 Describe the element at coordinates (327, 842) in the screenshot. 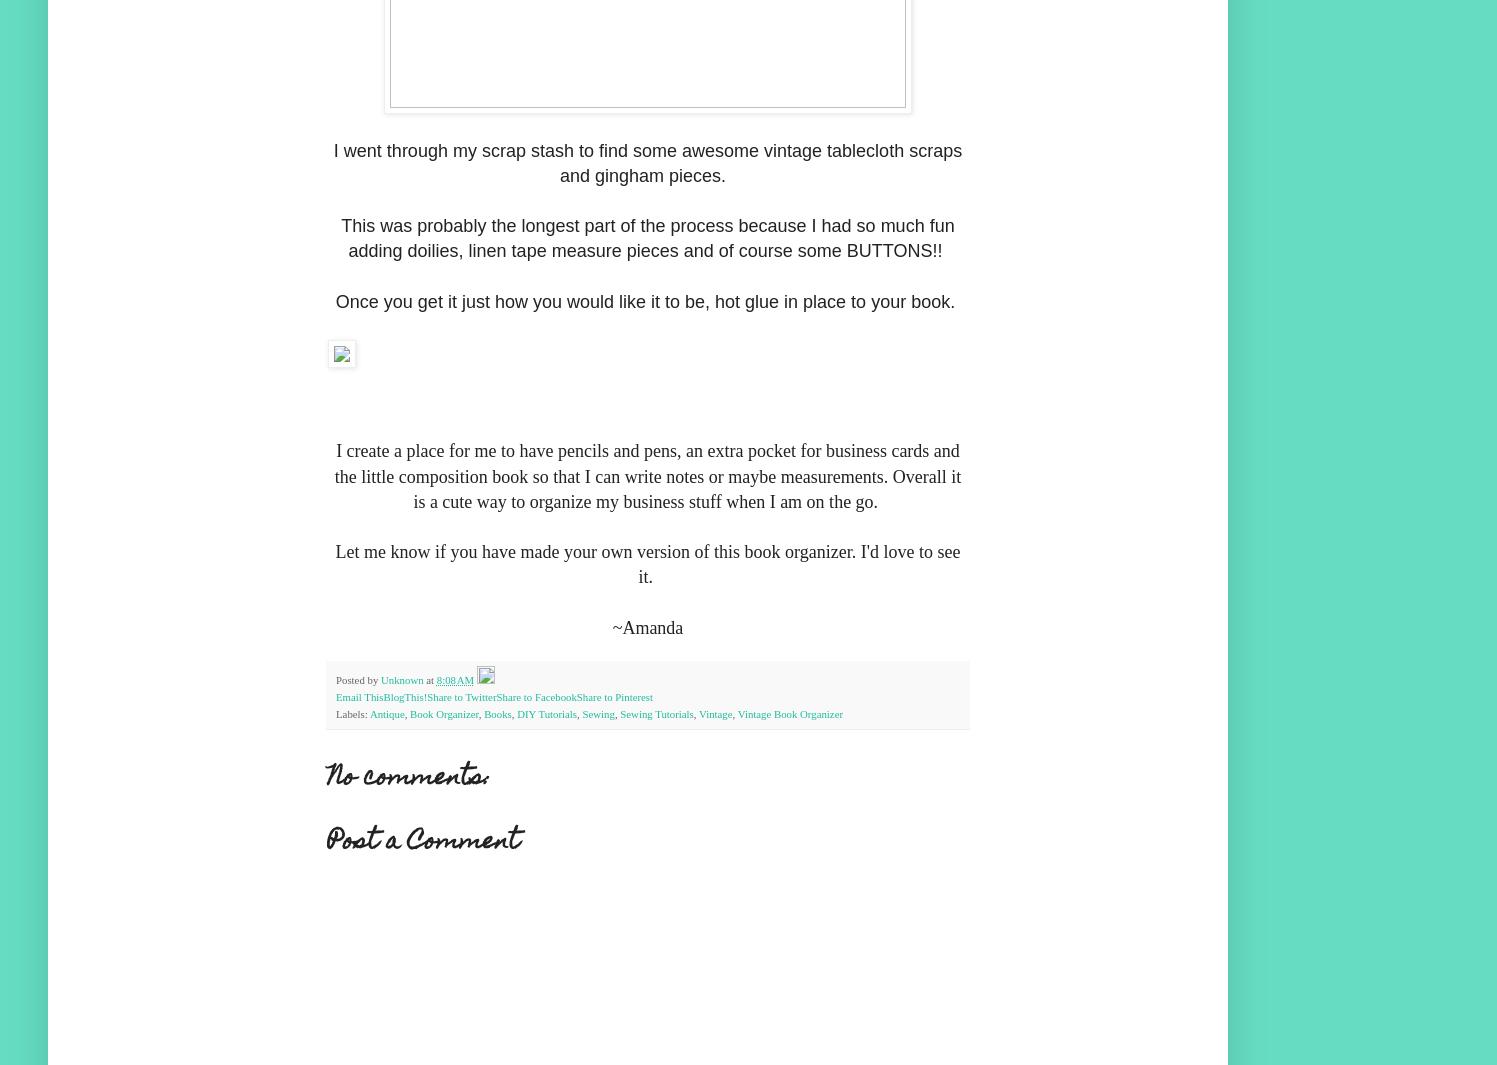

I see `'Post a Comment'` at that location.